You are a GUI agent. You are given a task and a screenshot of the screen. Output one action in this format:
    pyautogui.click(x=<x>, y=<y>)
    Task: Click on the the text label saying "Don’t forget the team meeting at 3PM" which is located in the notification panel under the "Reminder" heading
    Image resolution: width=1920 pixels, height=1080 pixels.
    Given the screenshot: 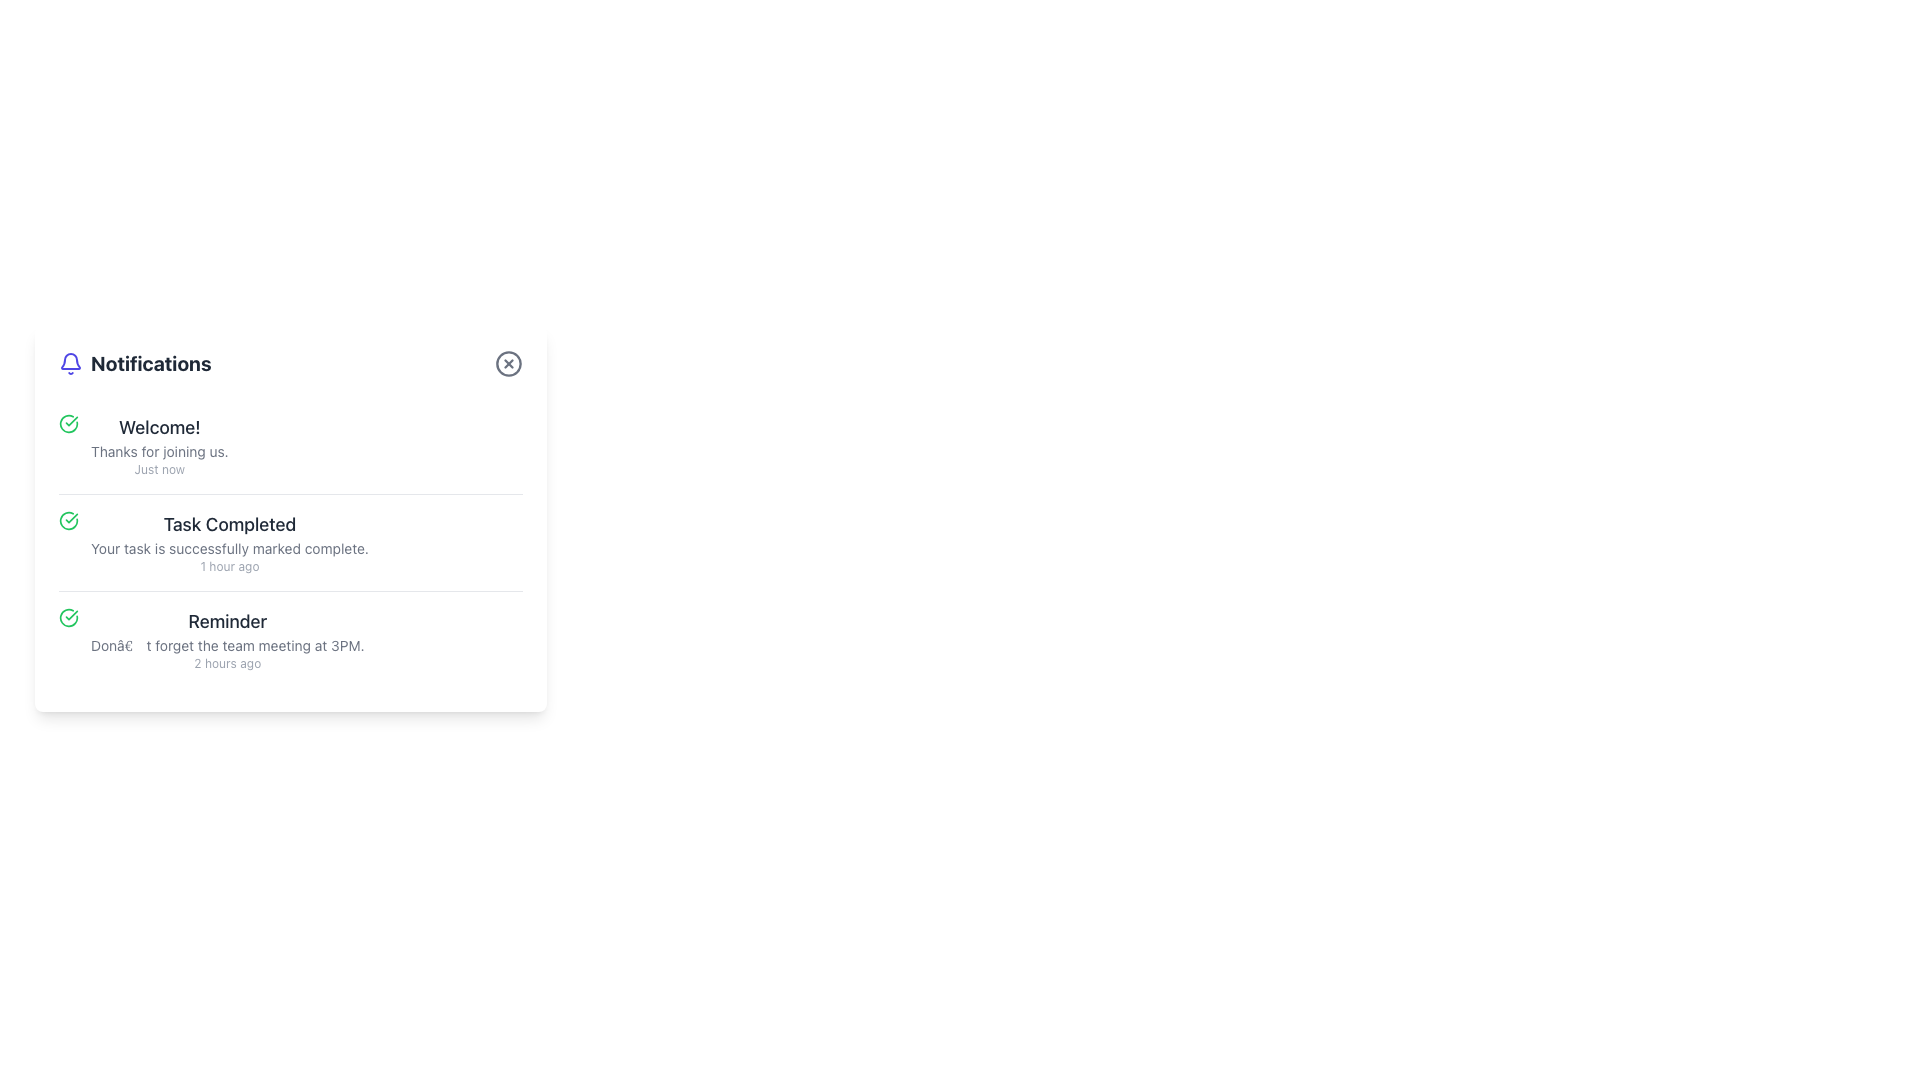 What is the action you would take?
    pyautogui.click(x=227, y=645)
    